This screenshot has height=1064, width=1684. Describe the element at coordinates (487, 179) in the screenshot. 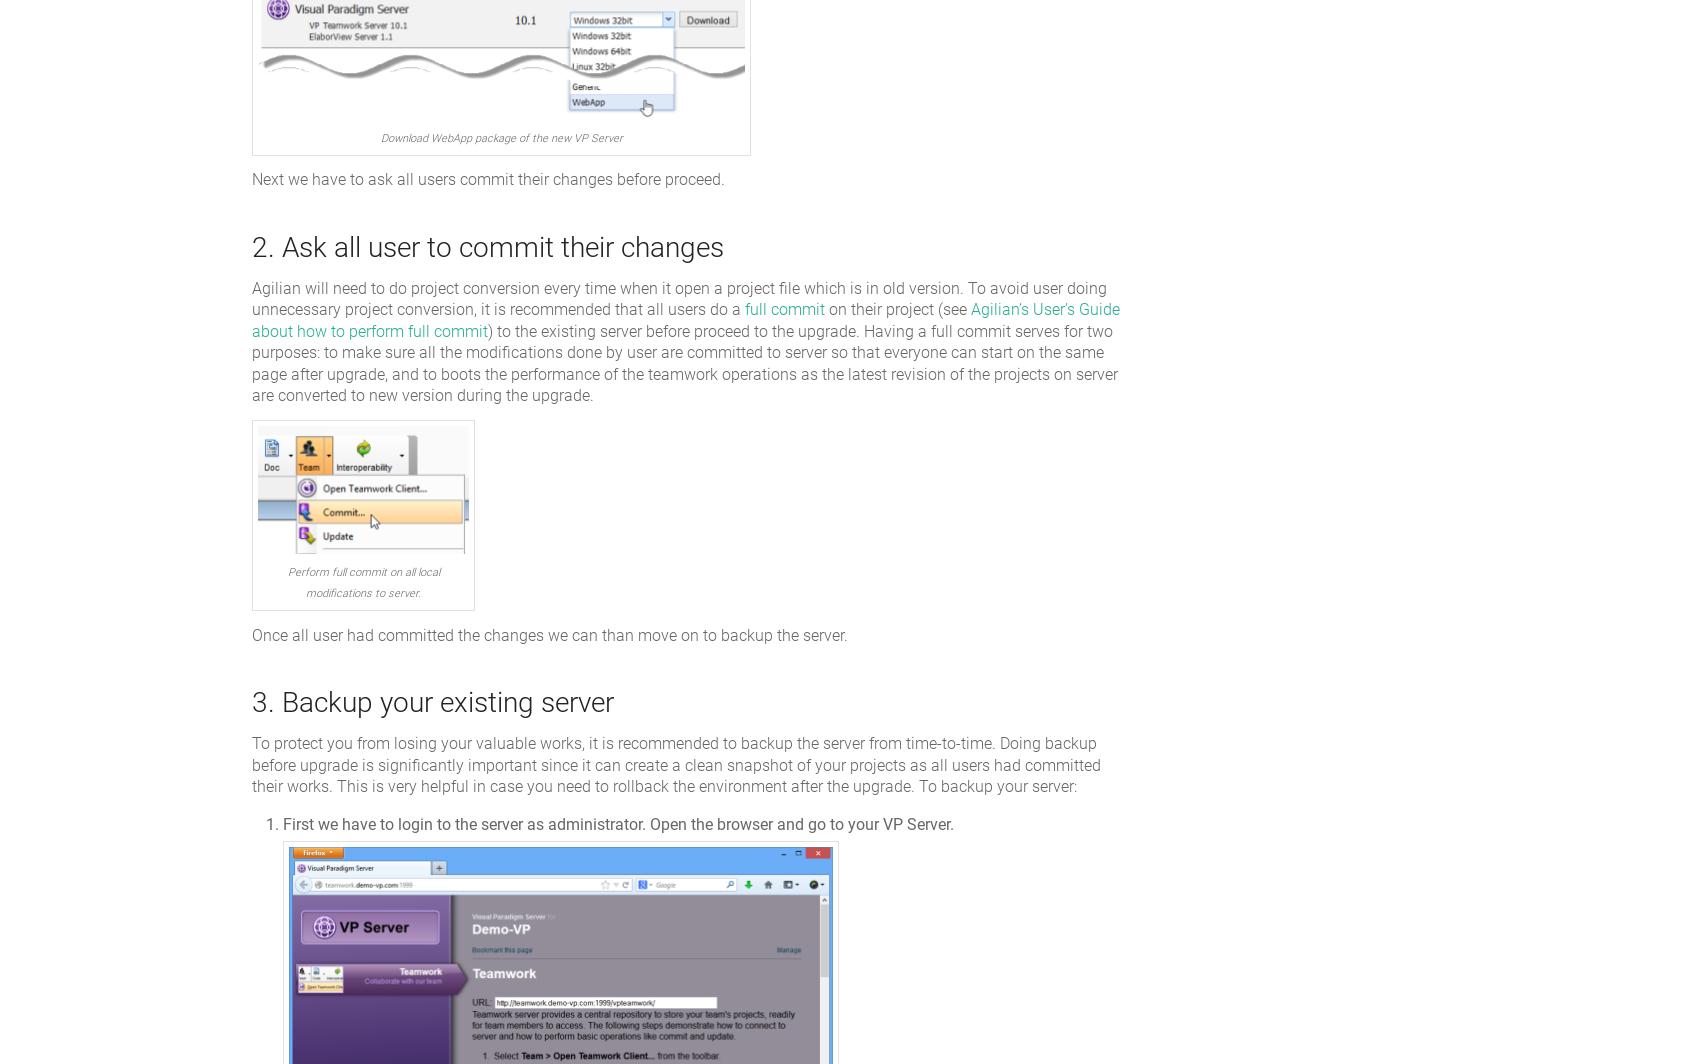

I see `'Next we have to ask all users commit their changes before proceed.'` at that location.